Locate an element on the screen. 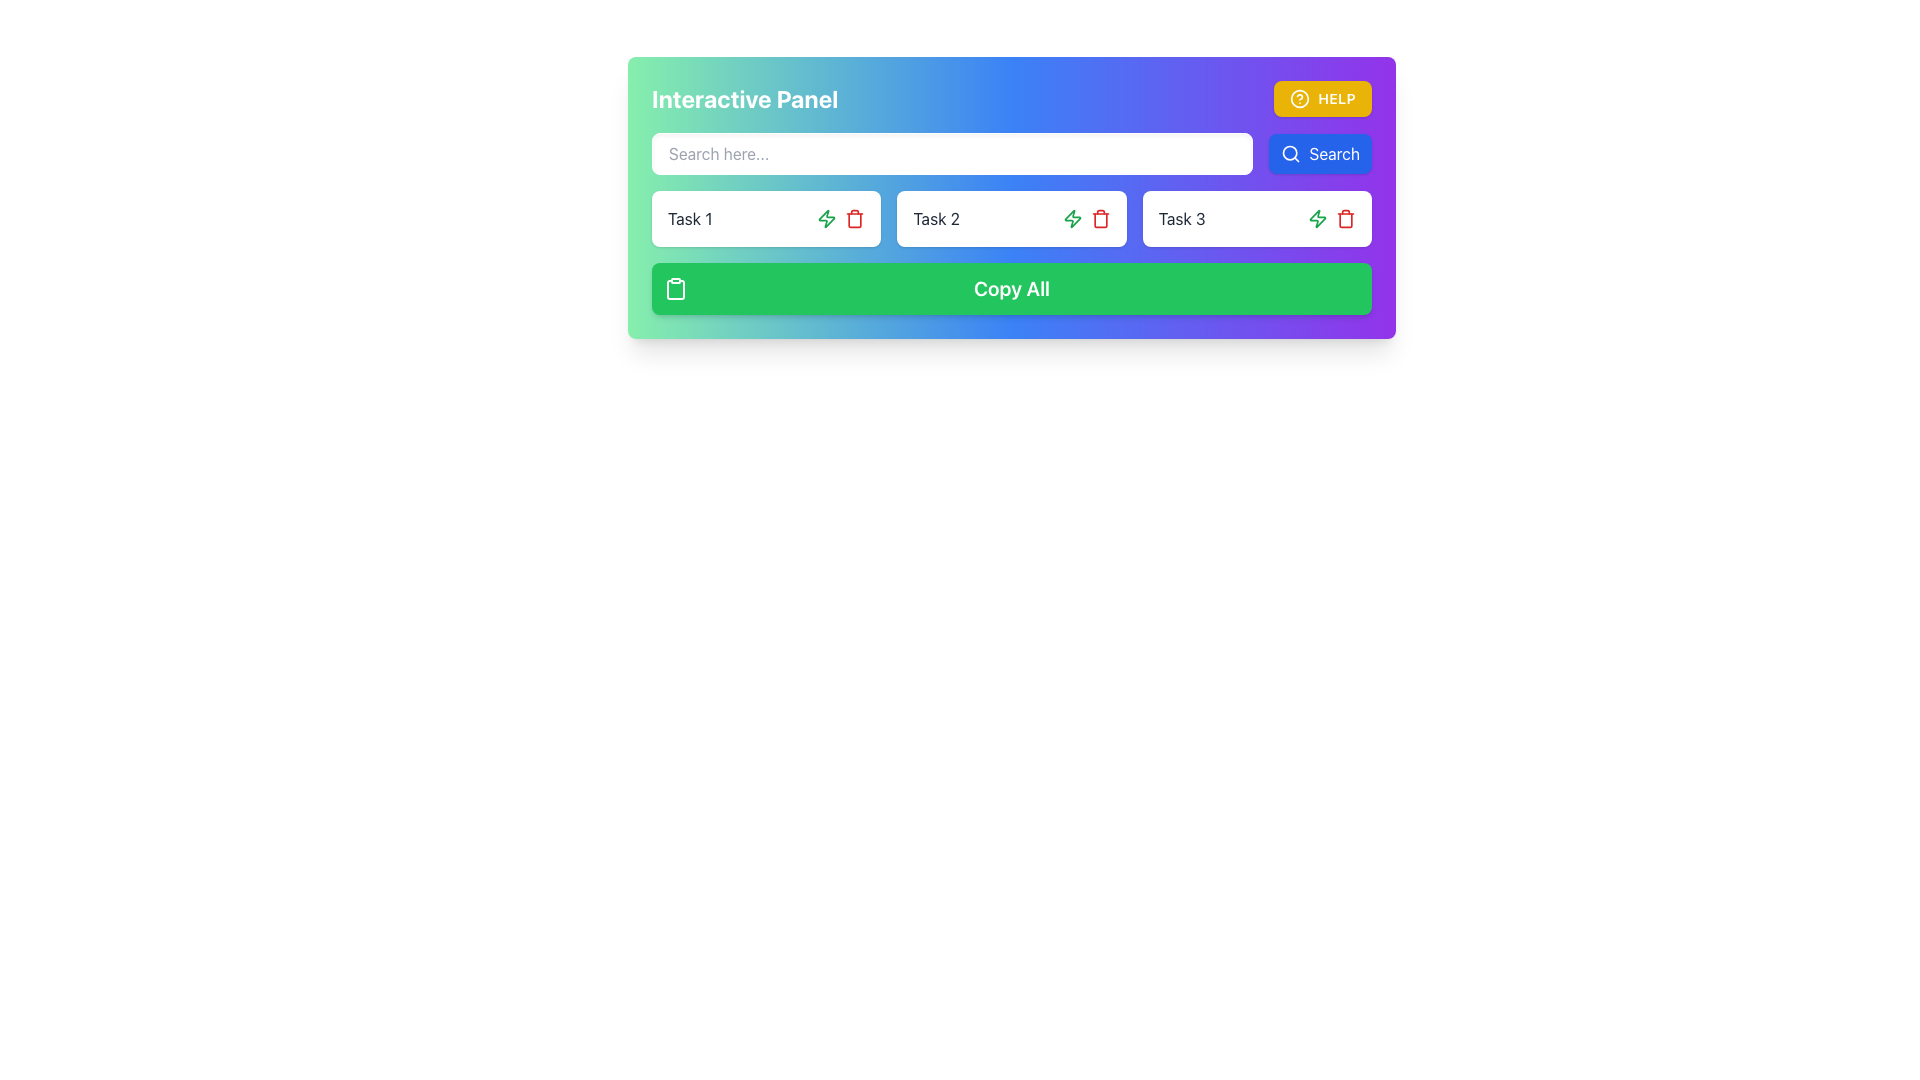 This screenshot has width=1920, height=1080. the red trash icon in the 'Task 2' section is located at coordinates (855, 219).